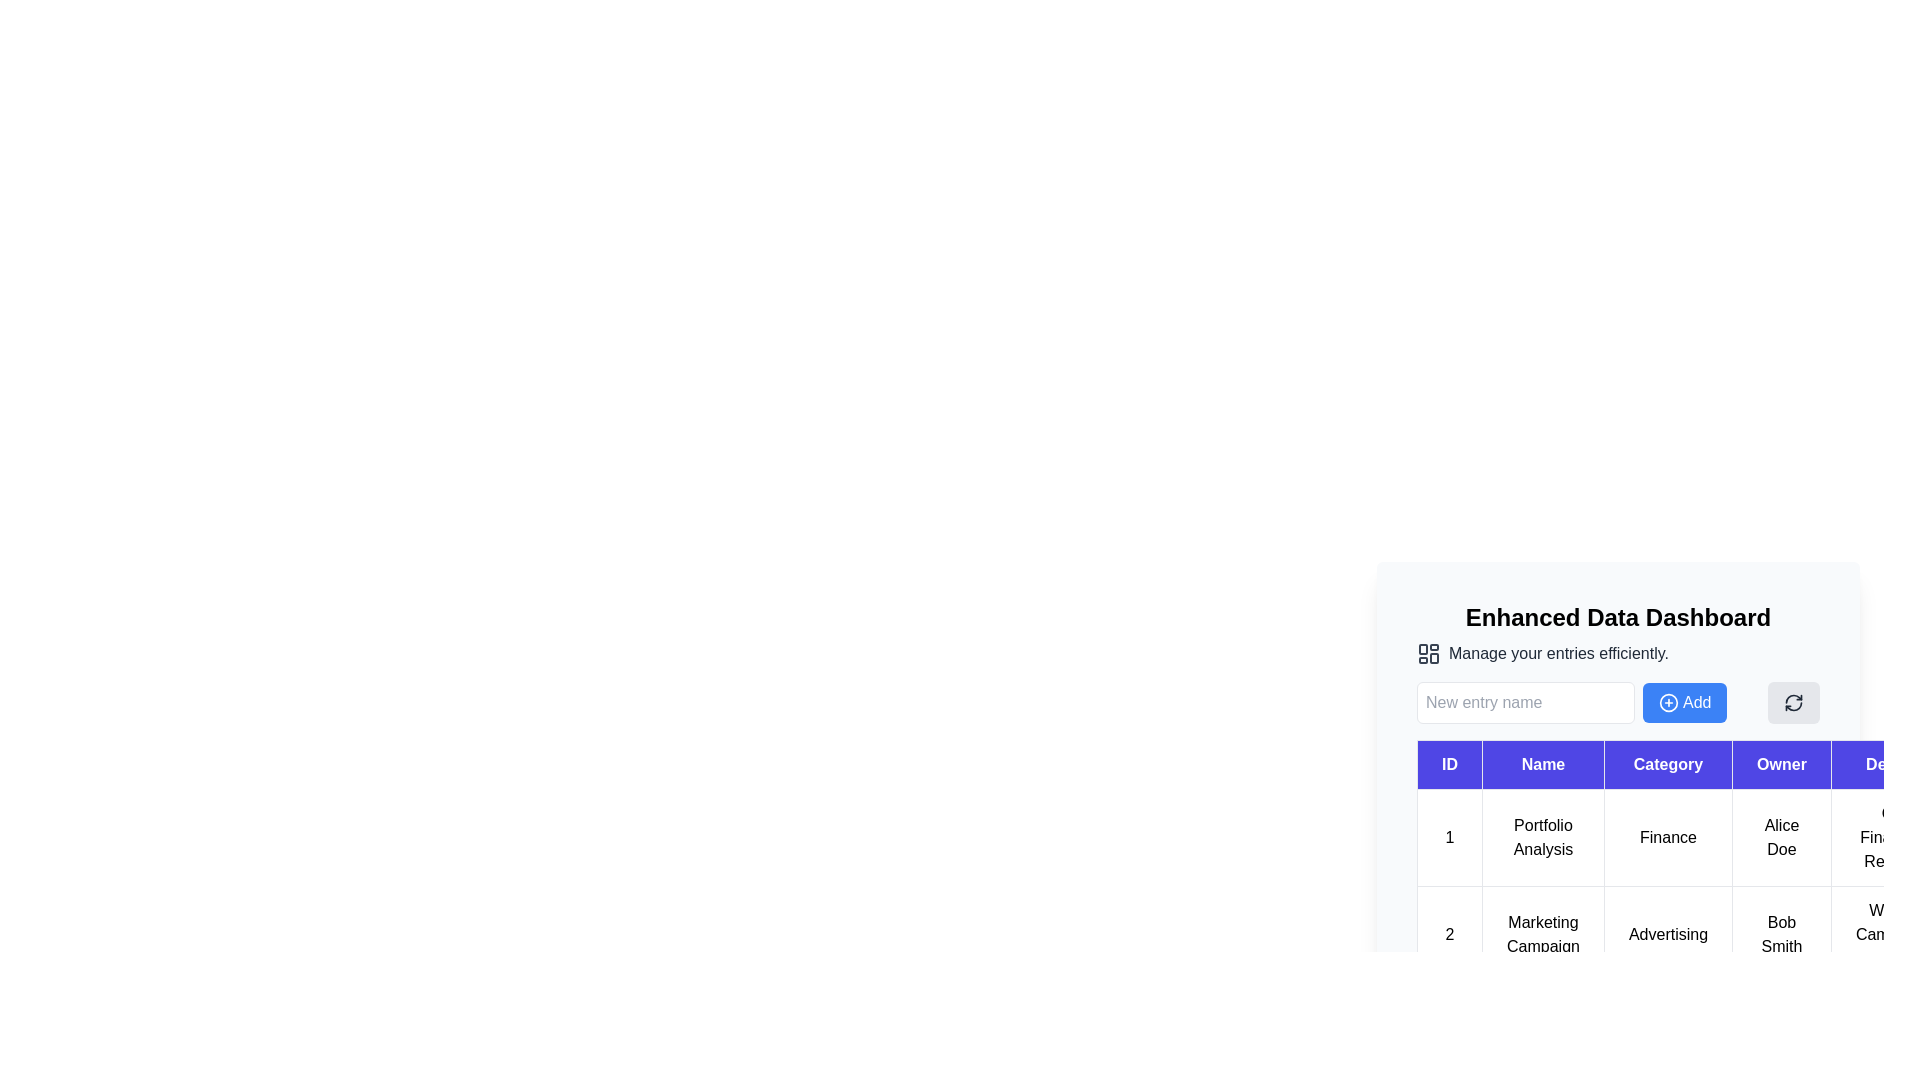  I want to click on text content from the data cell in the first row of the table under the 'Owner' column, which provides ownership information for the entry, so click(1781, 837).